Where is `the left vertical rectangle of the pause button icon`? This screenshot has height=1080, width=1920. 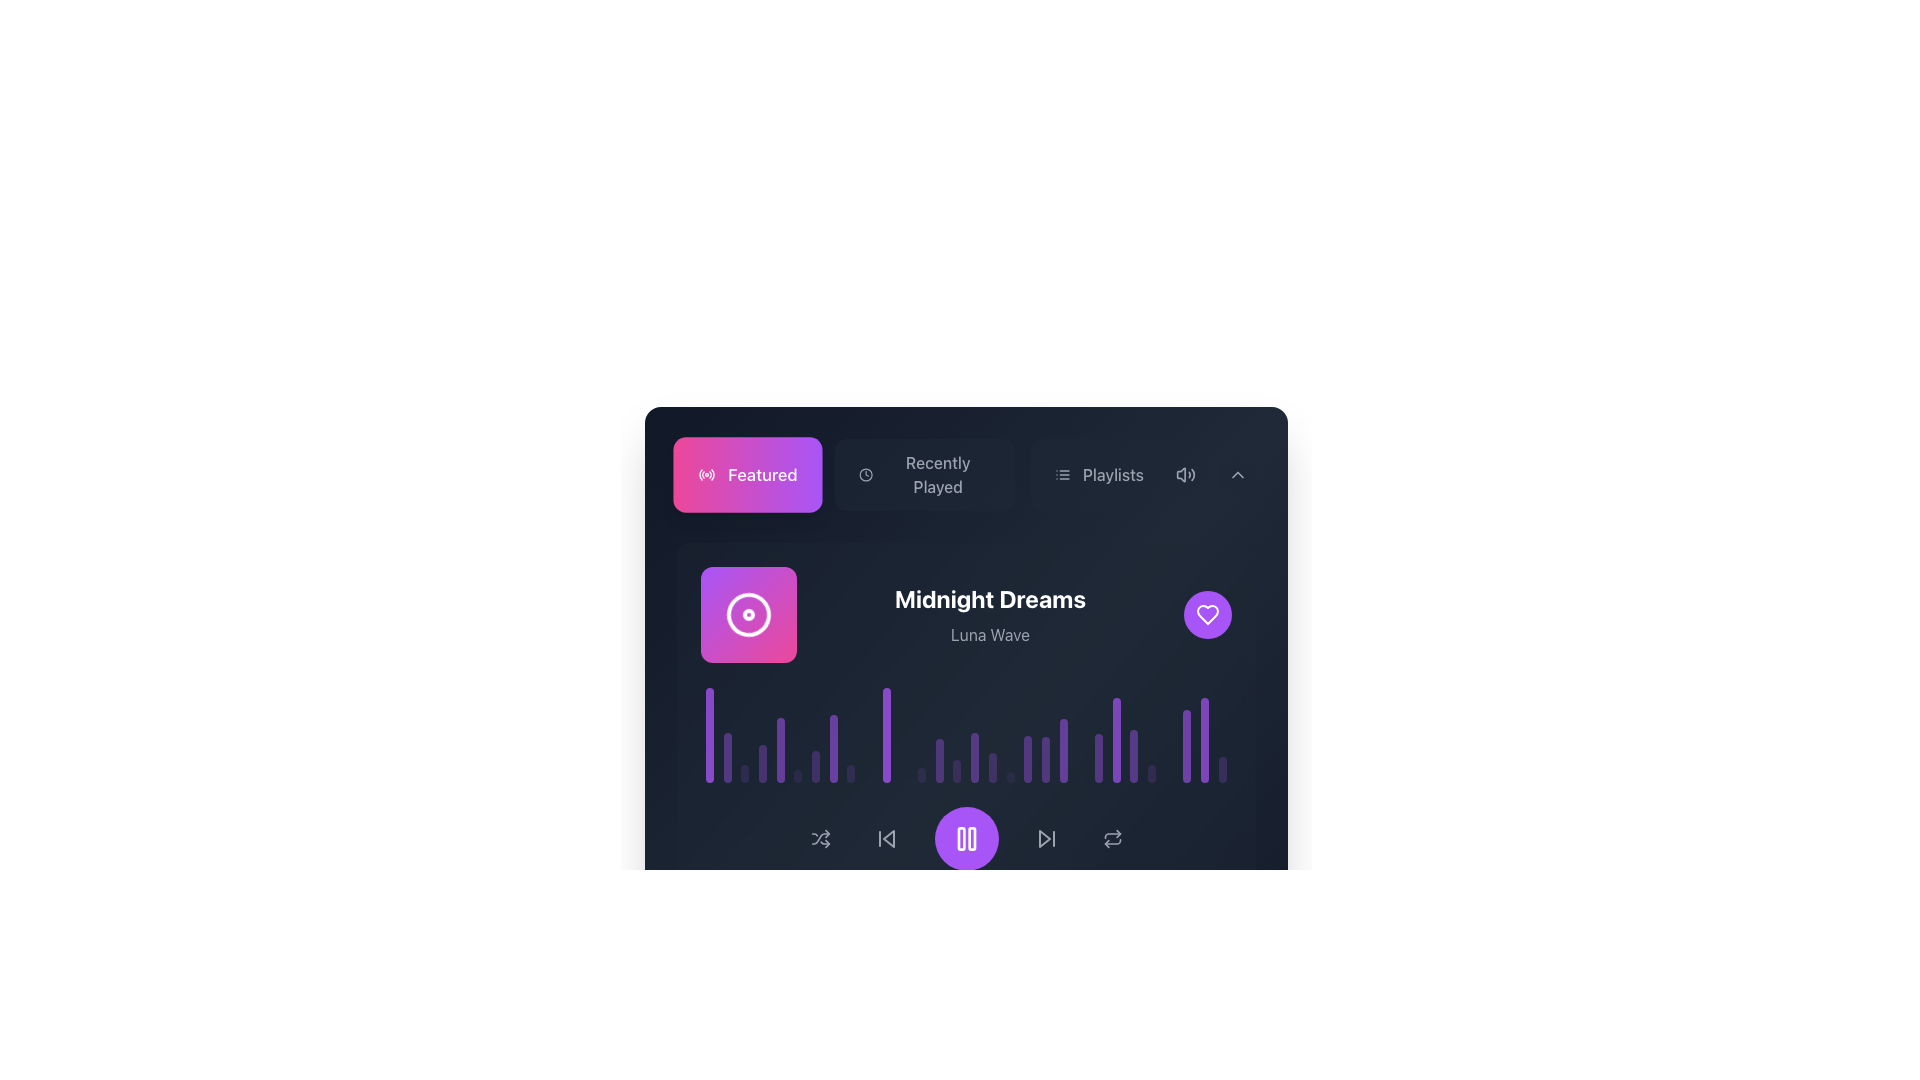 the left vertical rectangle of the pause button icon is located at coordinates (961, 839).